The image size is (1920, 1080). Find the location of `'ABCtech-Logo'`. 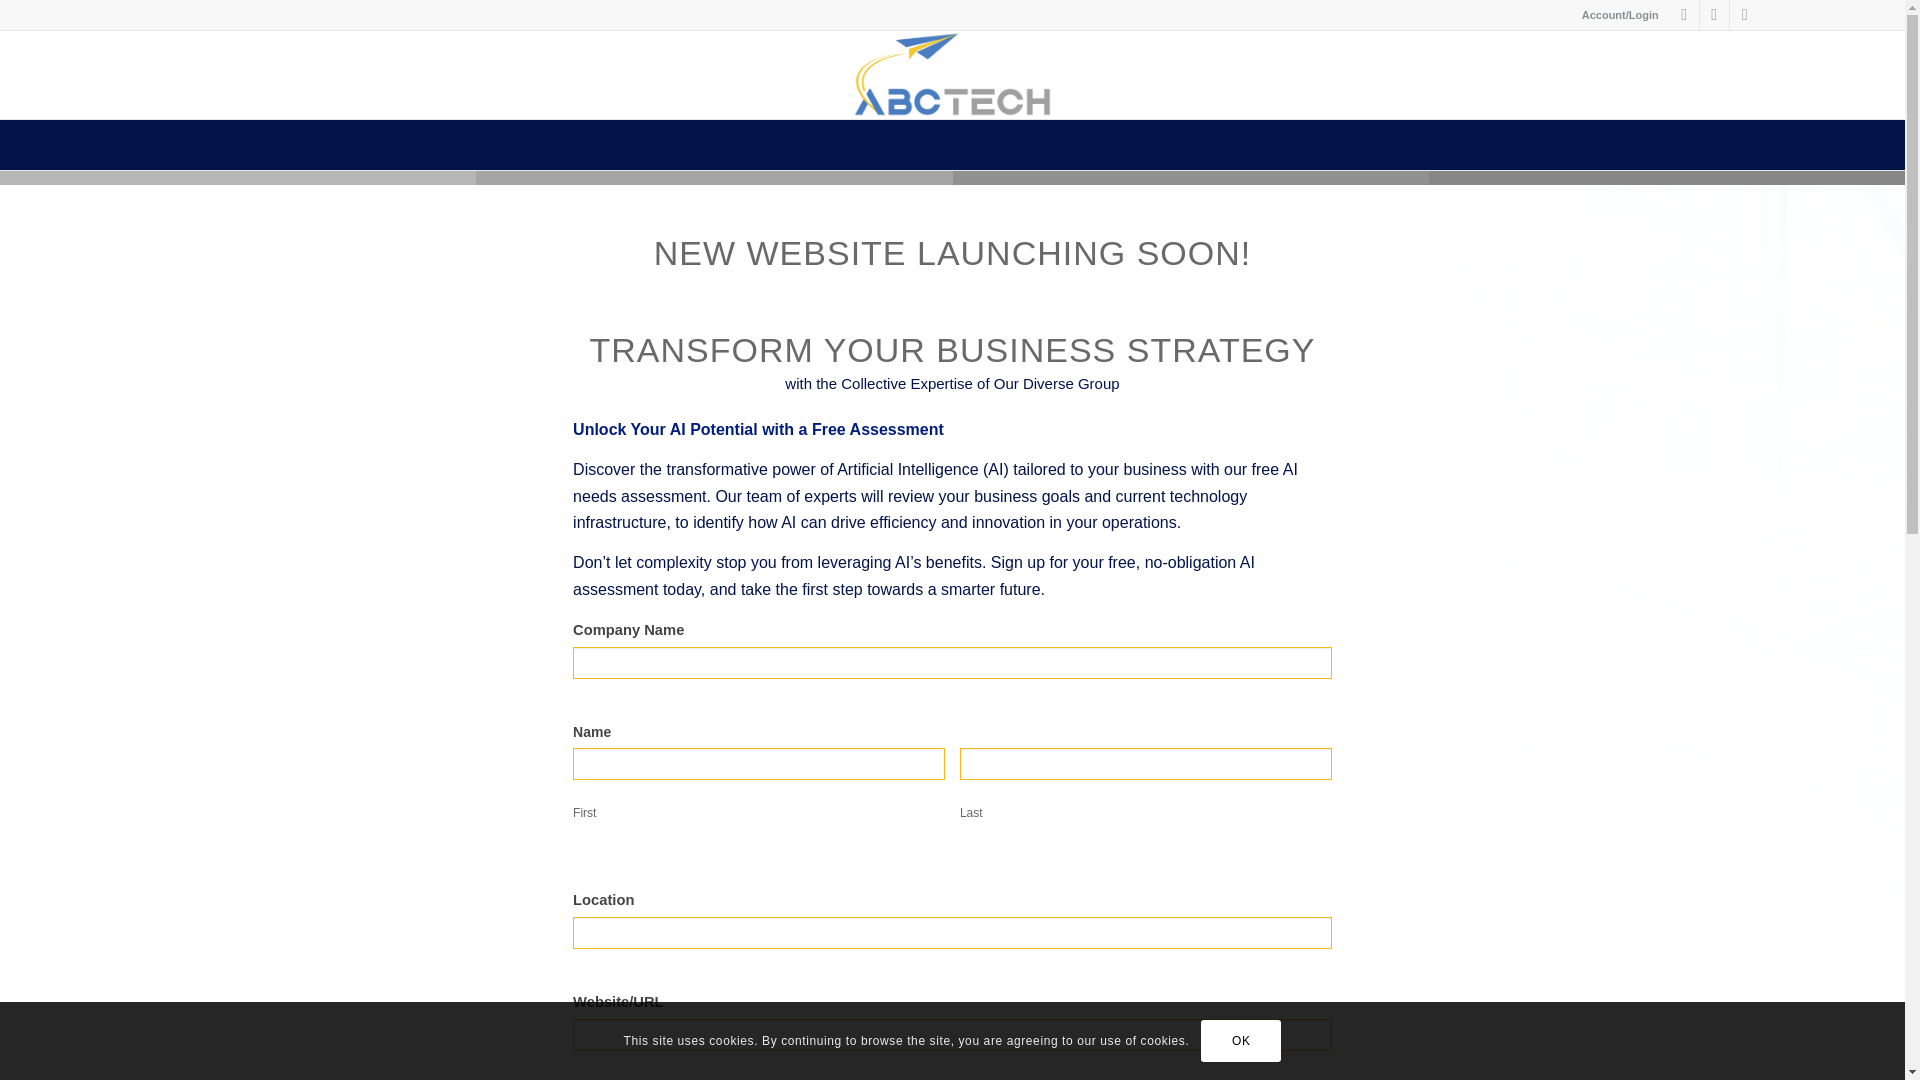

'ABCtech-Logo' is located at coordinates (851, 73).